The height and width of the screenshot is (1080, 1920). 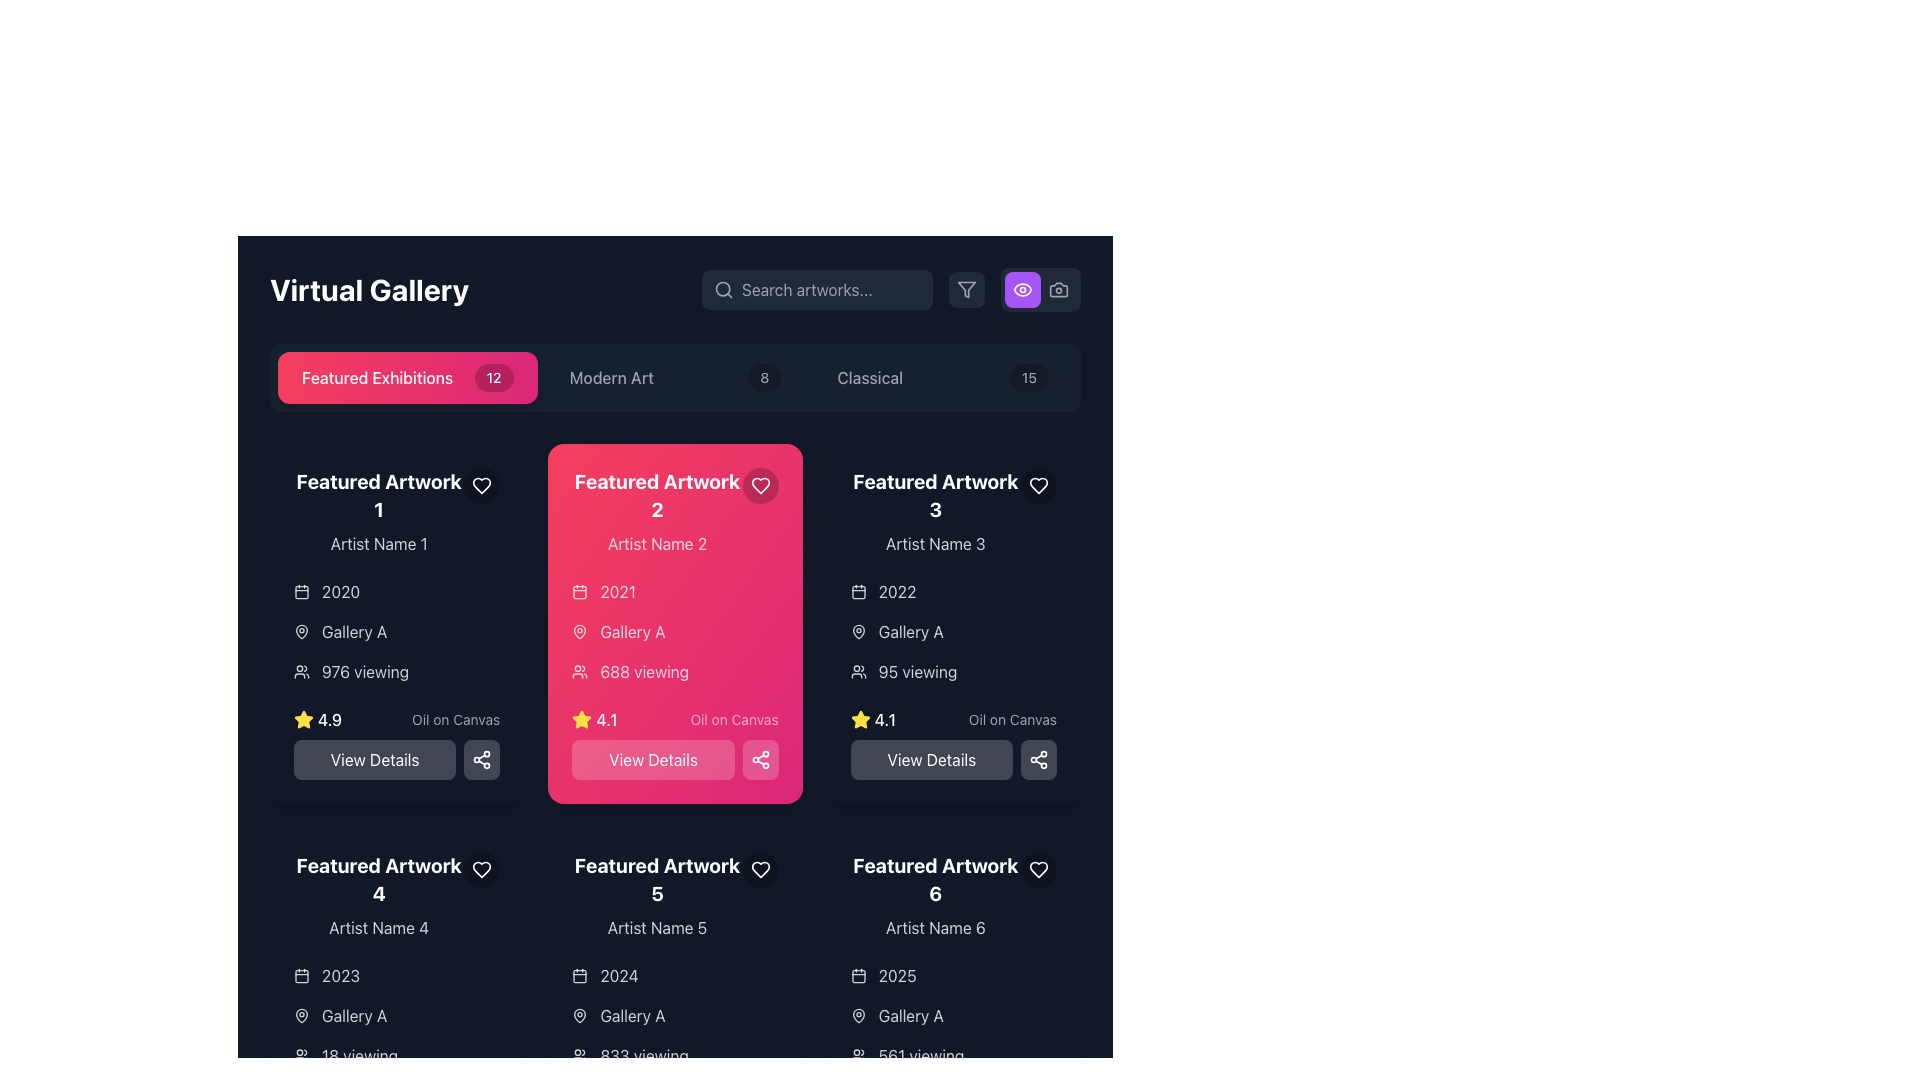 What do you see at coordinates (301, 1015) in the screenshot?
I see `the location marker icon next to the text 'Gallery A'` at bounding box center [301, 1015].